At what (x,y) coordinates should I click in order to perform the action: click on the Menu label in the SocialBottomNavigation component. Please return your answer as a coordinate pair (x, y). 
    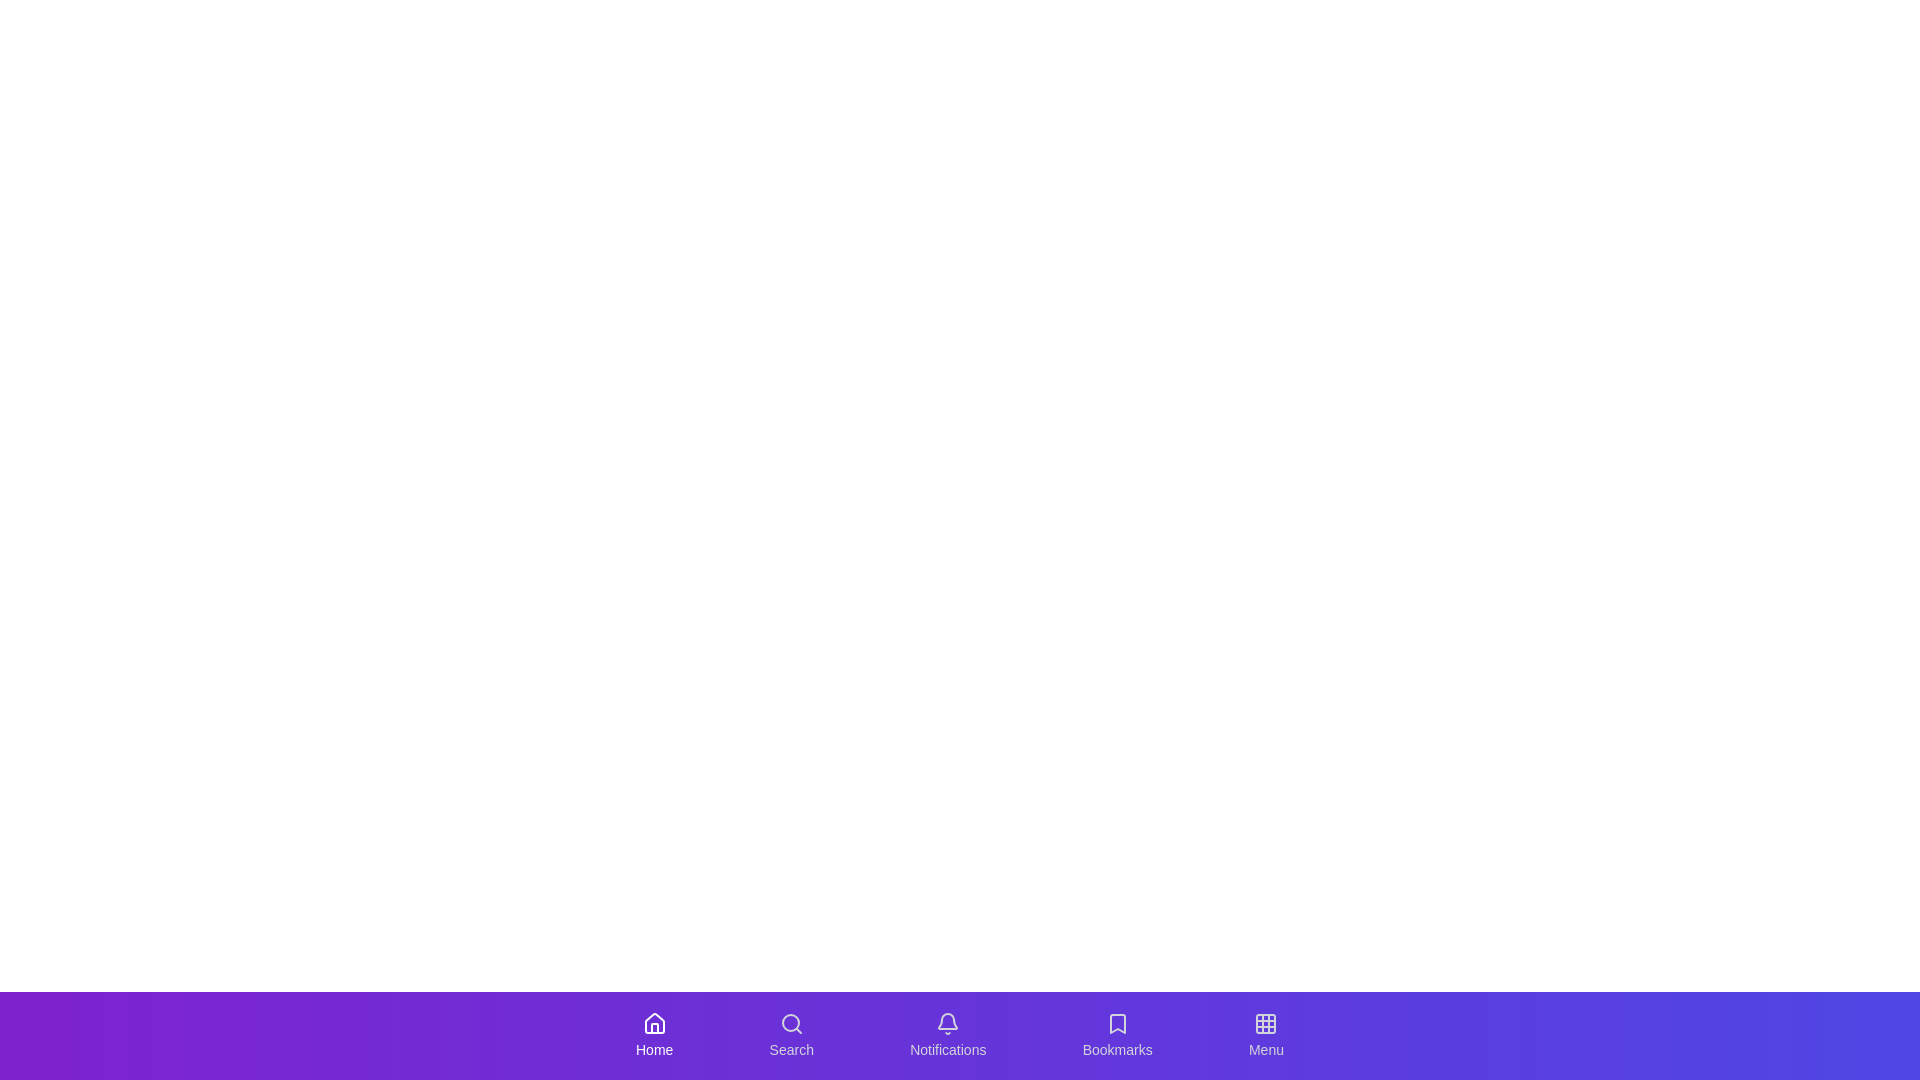
    Looking at the image, I should click on (1265, 1048).